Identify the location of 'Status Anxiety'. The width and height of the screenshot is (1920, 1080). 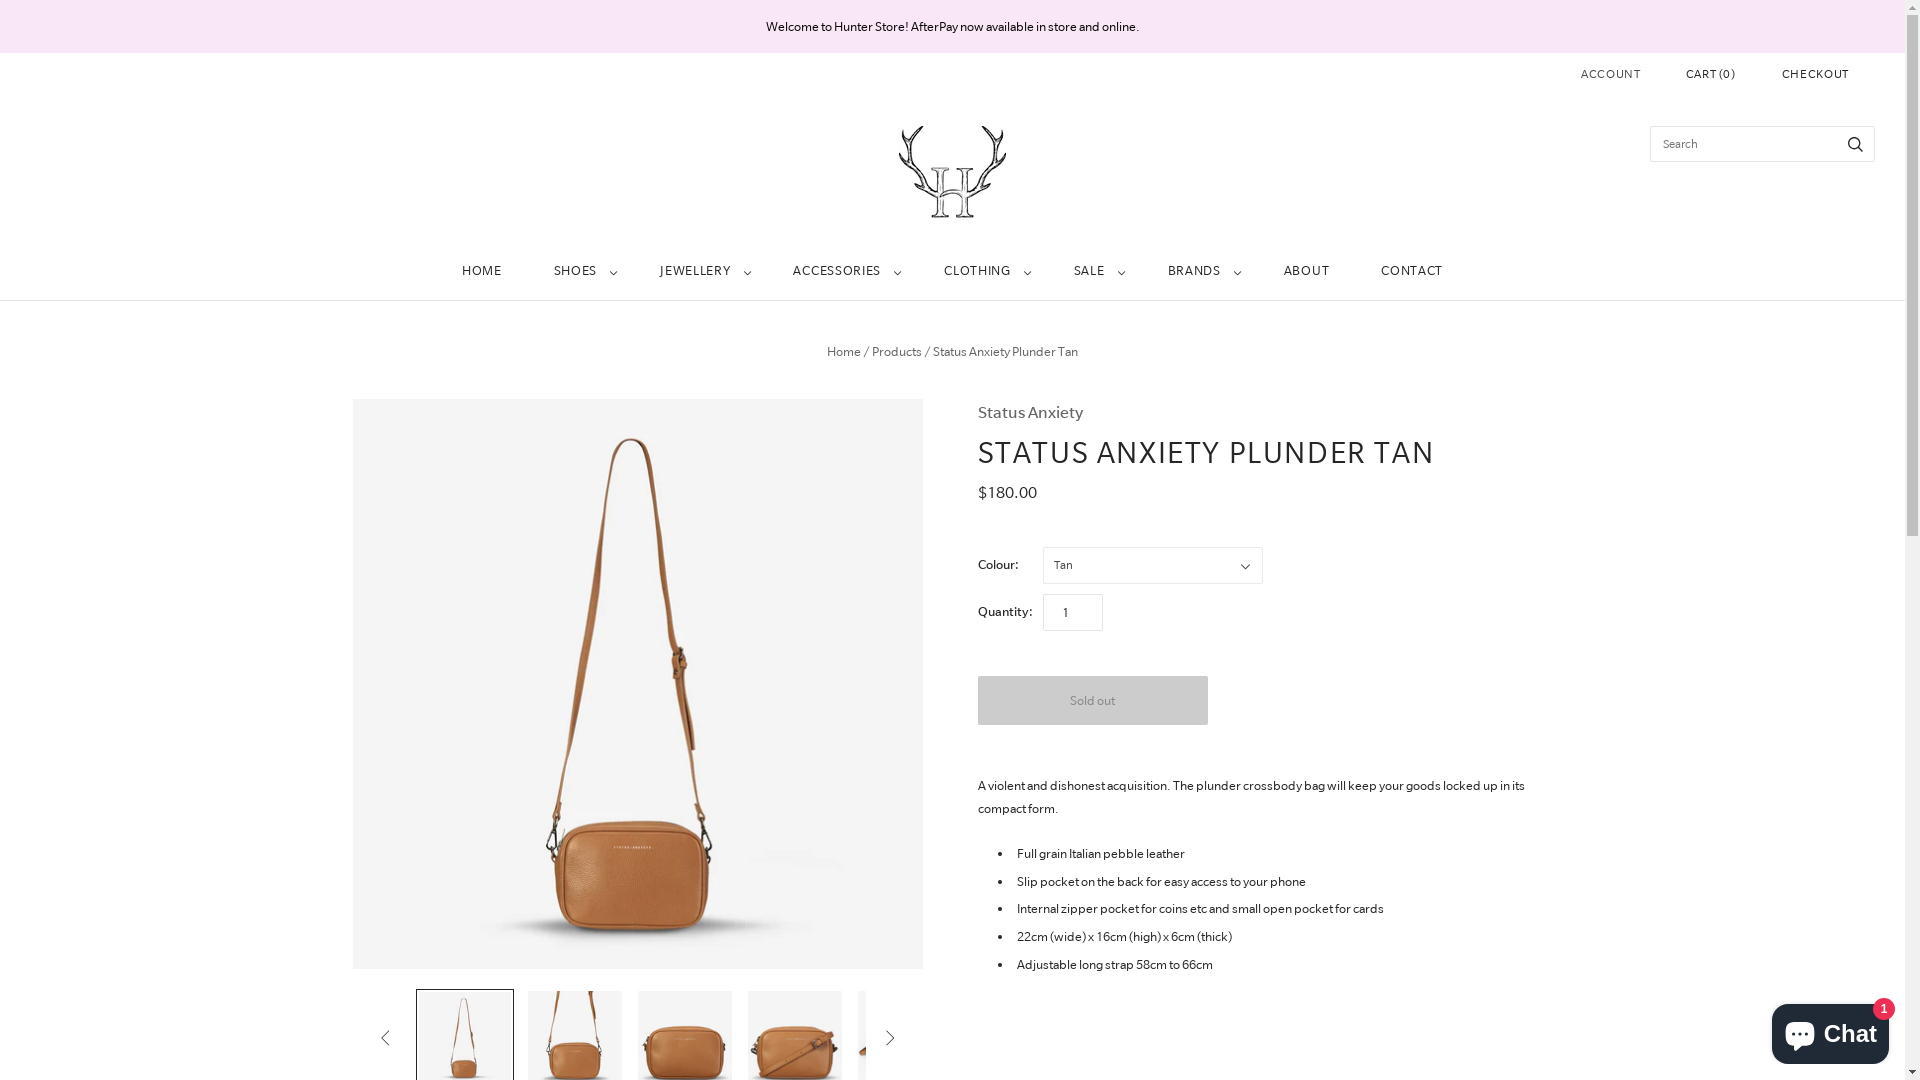
(1264, 412).